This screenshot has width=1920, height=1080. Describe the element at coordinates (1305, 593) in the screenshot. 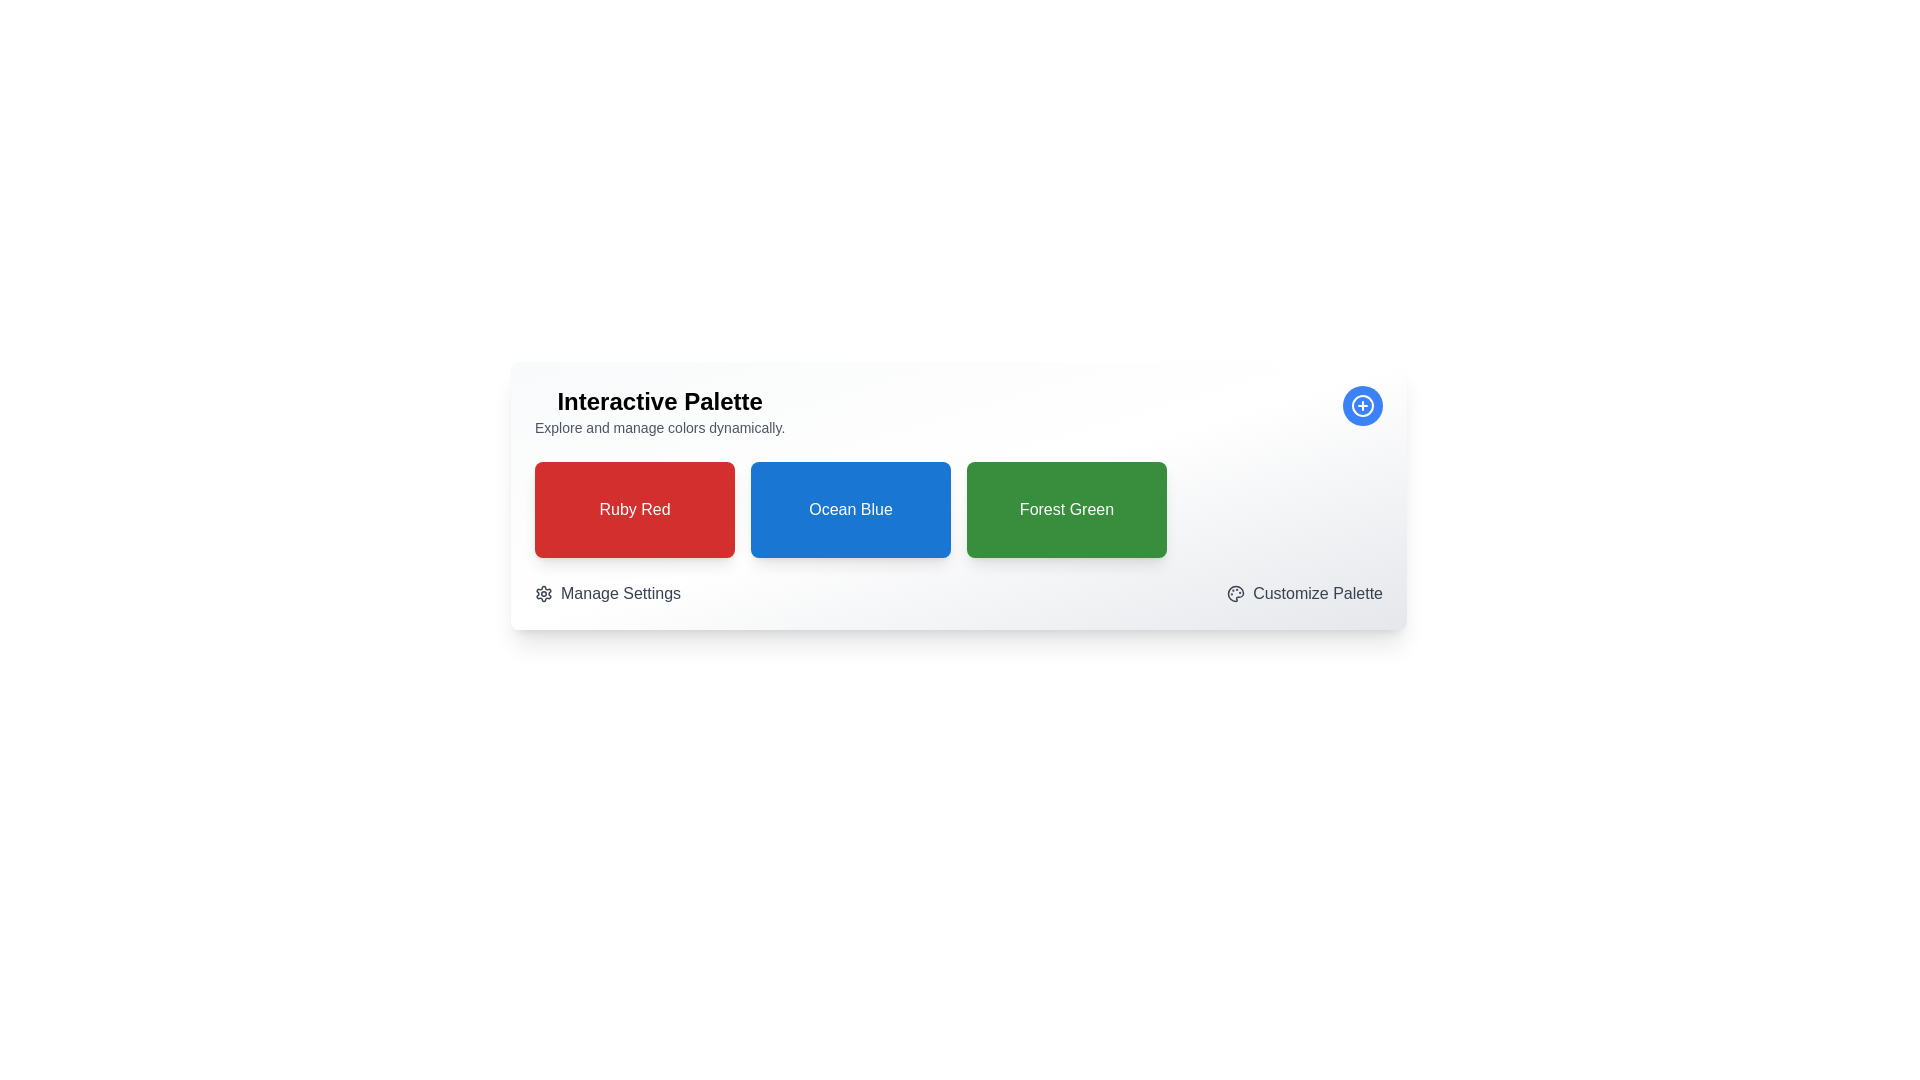

I see `the 'Customize Palette' button, which is a horizontally-aligned clickable text component with an icon of a palette` at that location.